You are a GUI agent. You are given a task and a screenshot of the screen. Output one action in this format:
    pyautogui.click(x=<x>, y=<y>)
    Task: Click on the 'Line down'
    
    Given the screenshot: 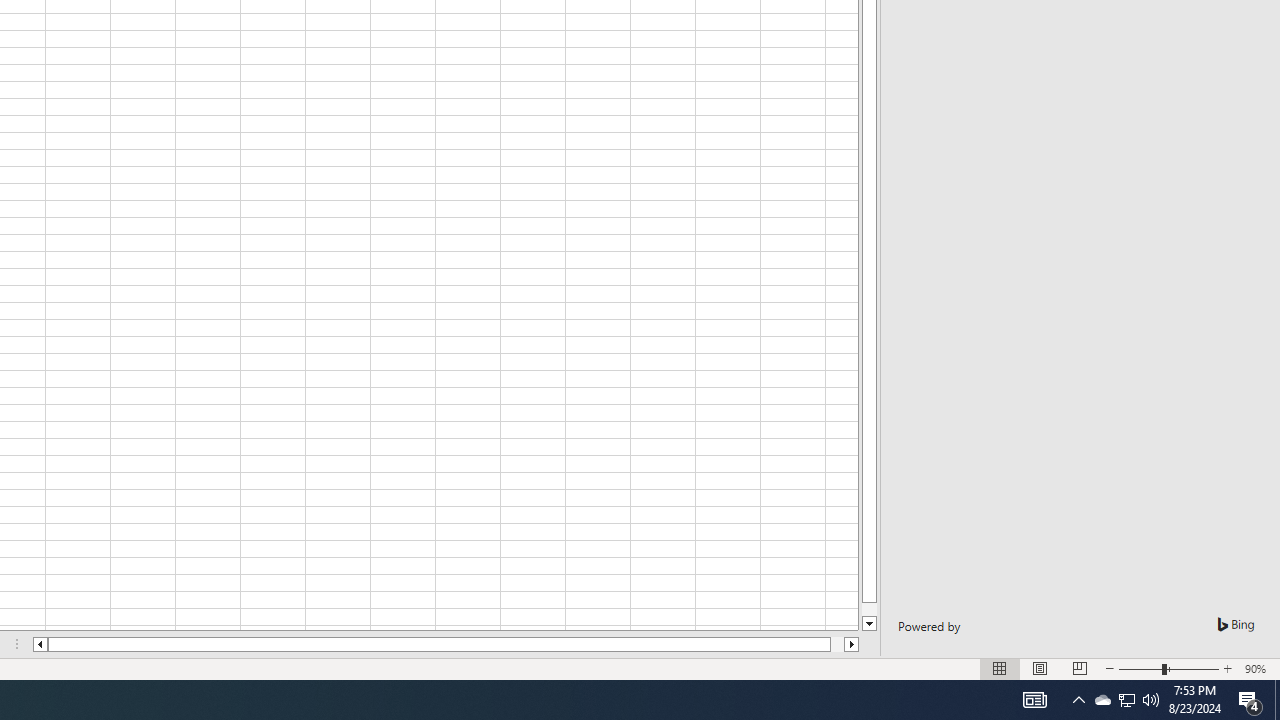 What is the action you would take?
    pyautogui.click(x=869, y=623)
    